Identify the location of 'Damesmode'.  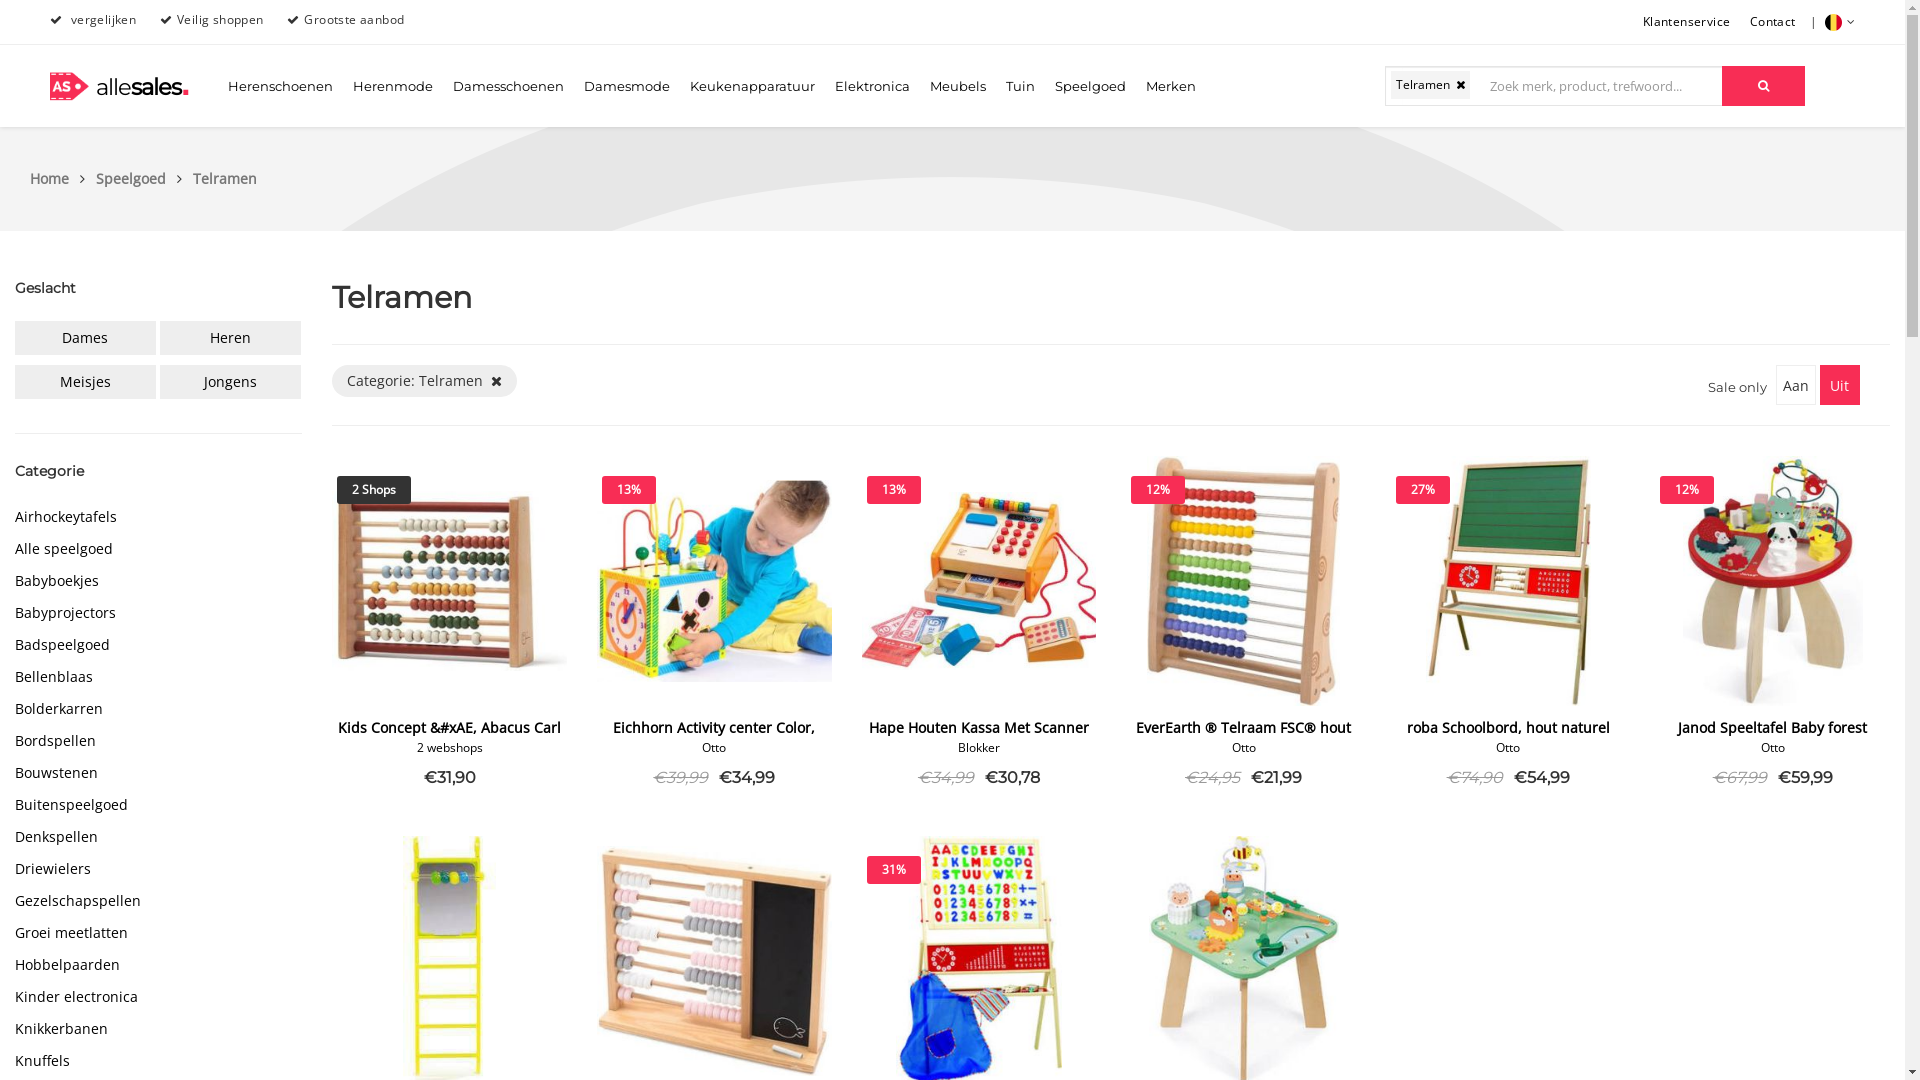
(573, 84).